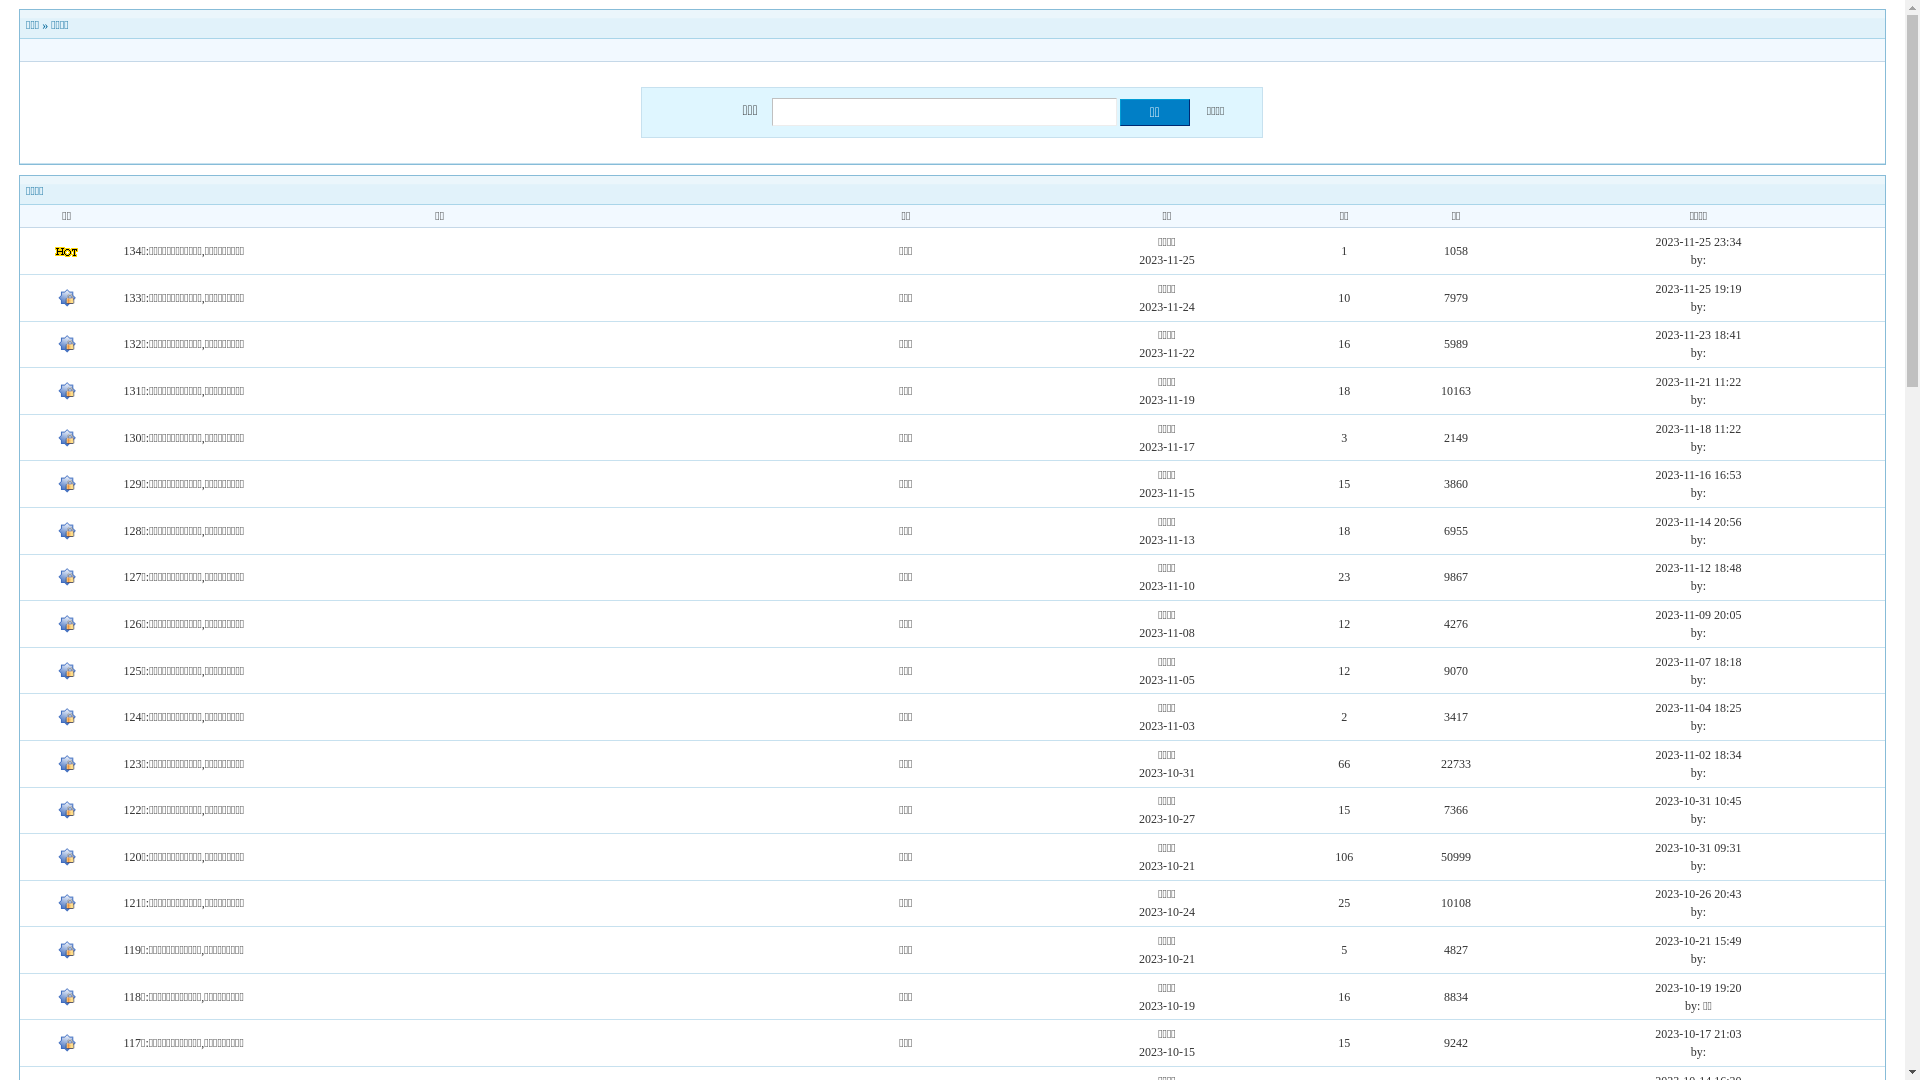 The width and height of the screenshot is (1920, 1080). I want to click on '2023-11-16 16:53', so click(1656, 474).